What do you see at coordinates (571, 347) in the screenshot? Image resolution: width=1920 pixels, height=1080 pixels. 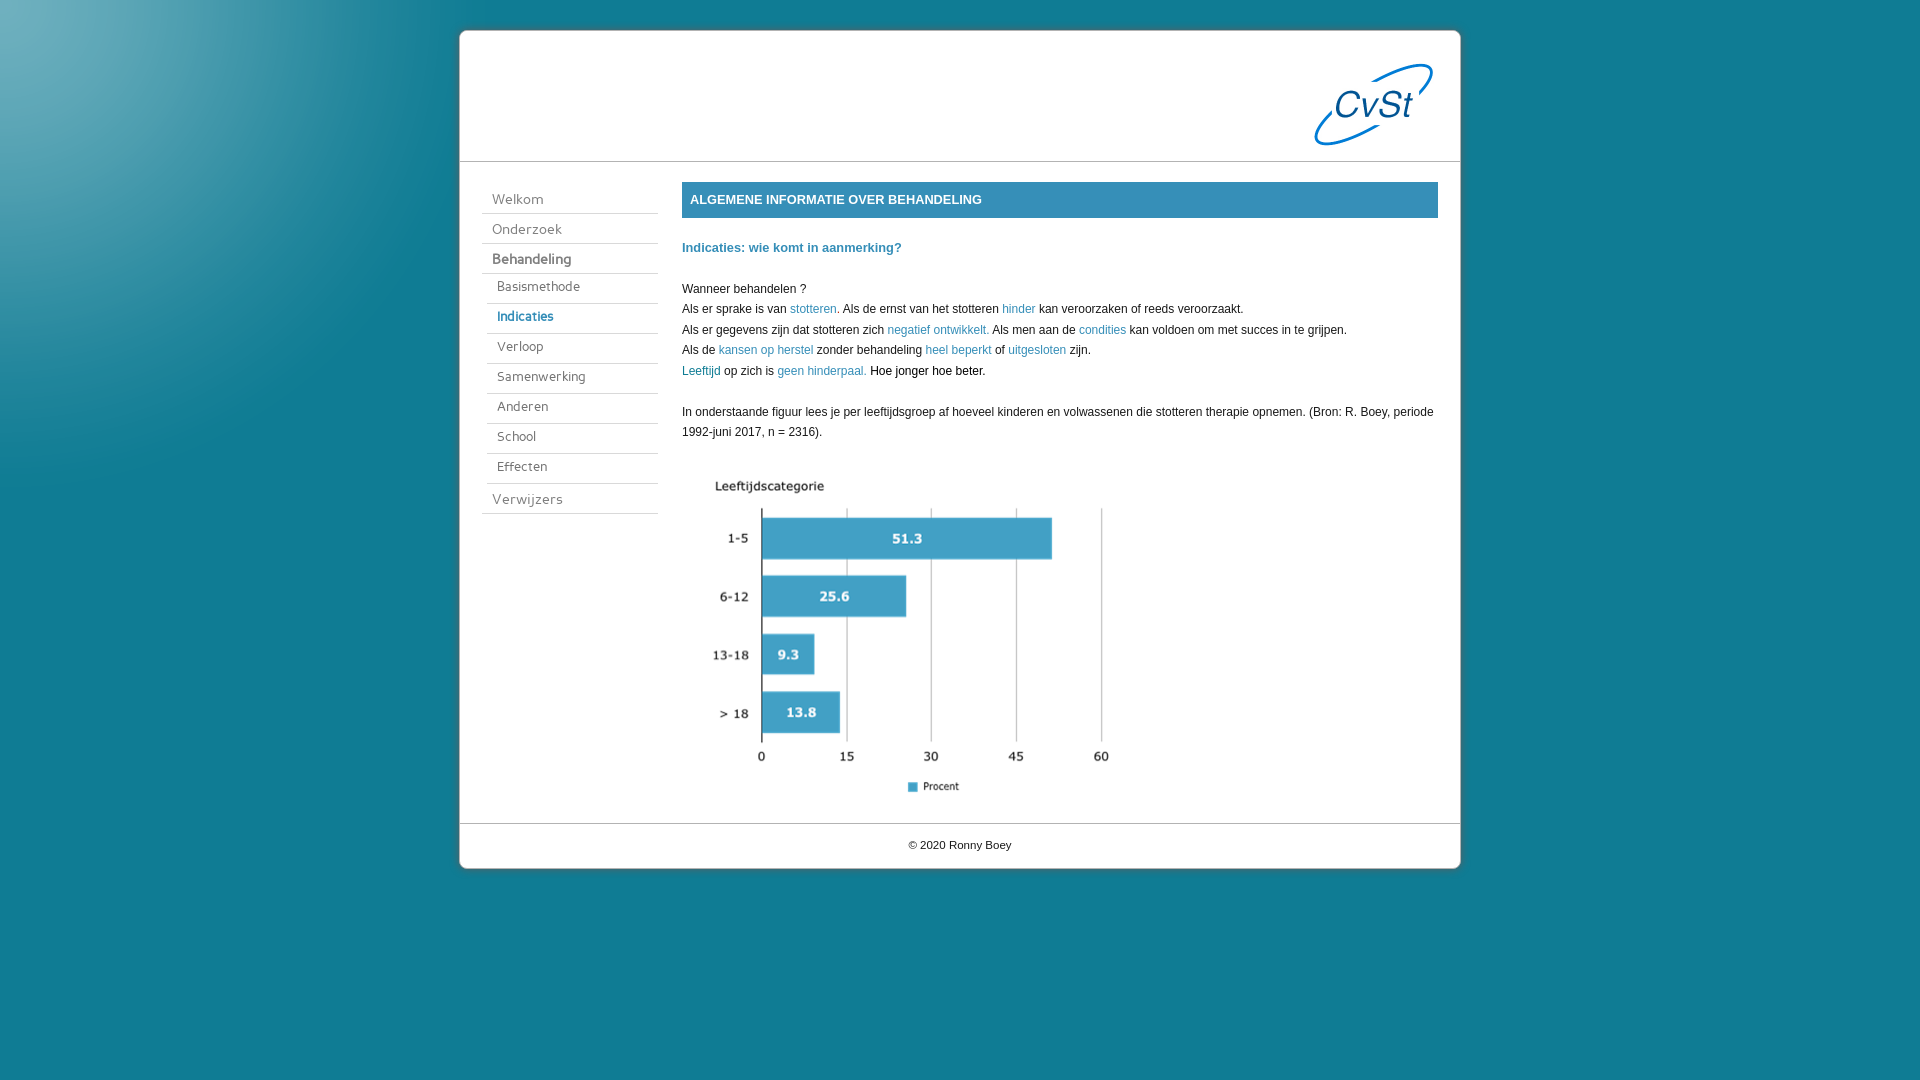 I see `'Verloop'` at bounding box center [571, 347].